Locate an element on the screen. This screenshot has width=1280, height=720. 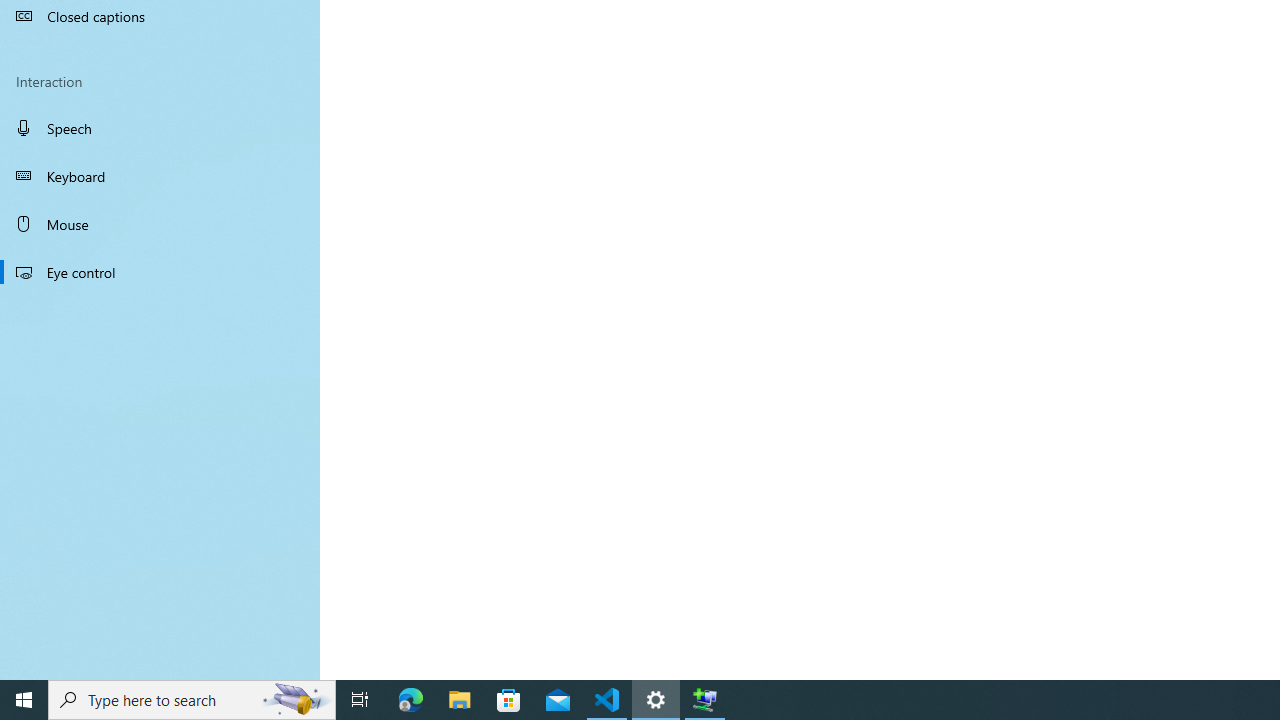
'Settings - 1 running window' is located at coordinates (656, 698).